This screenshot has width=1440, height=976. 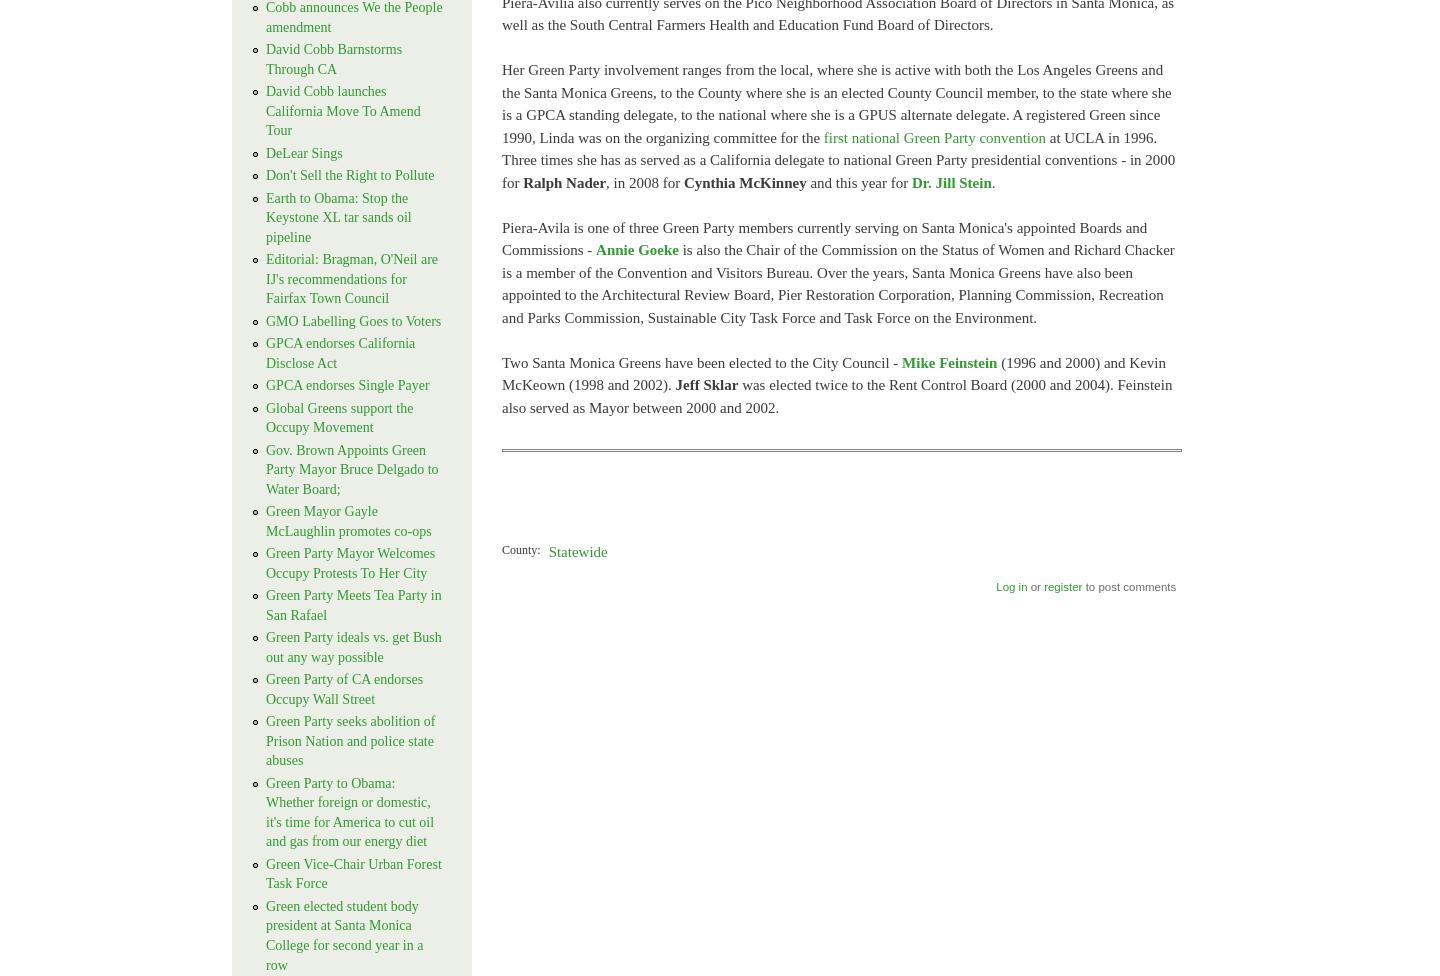 What do you see at coordinates (706, 384) in the screenshot?
I see `'Jeff Sklar'` at bounding box center [706, 384].